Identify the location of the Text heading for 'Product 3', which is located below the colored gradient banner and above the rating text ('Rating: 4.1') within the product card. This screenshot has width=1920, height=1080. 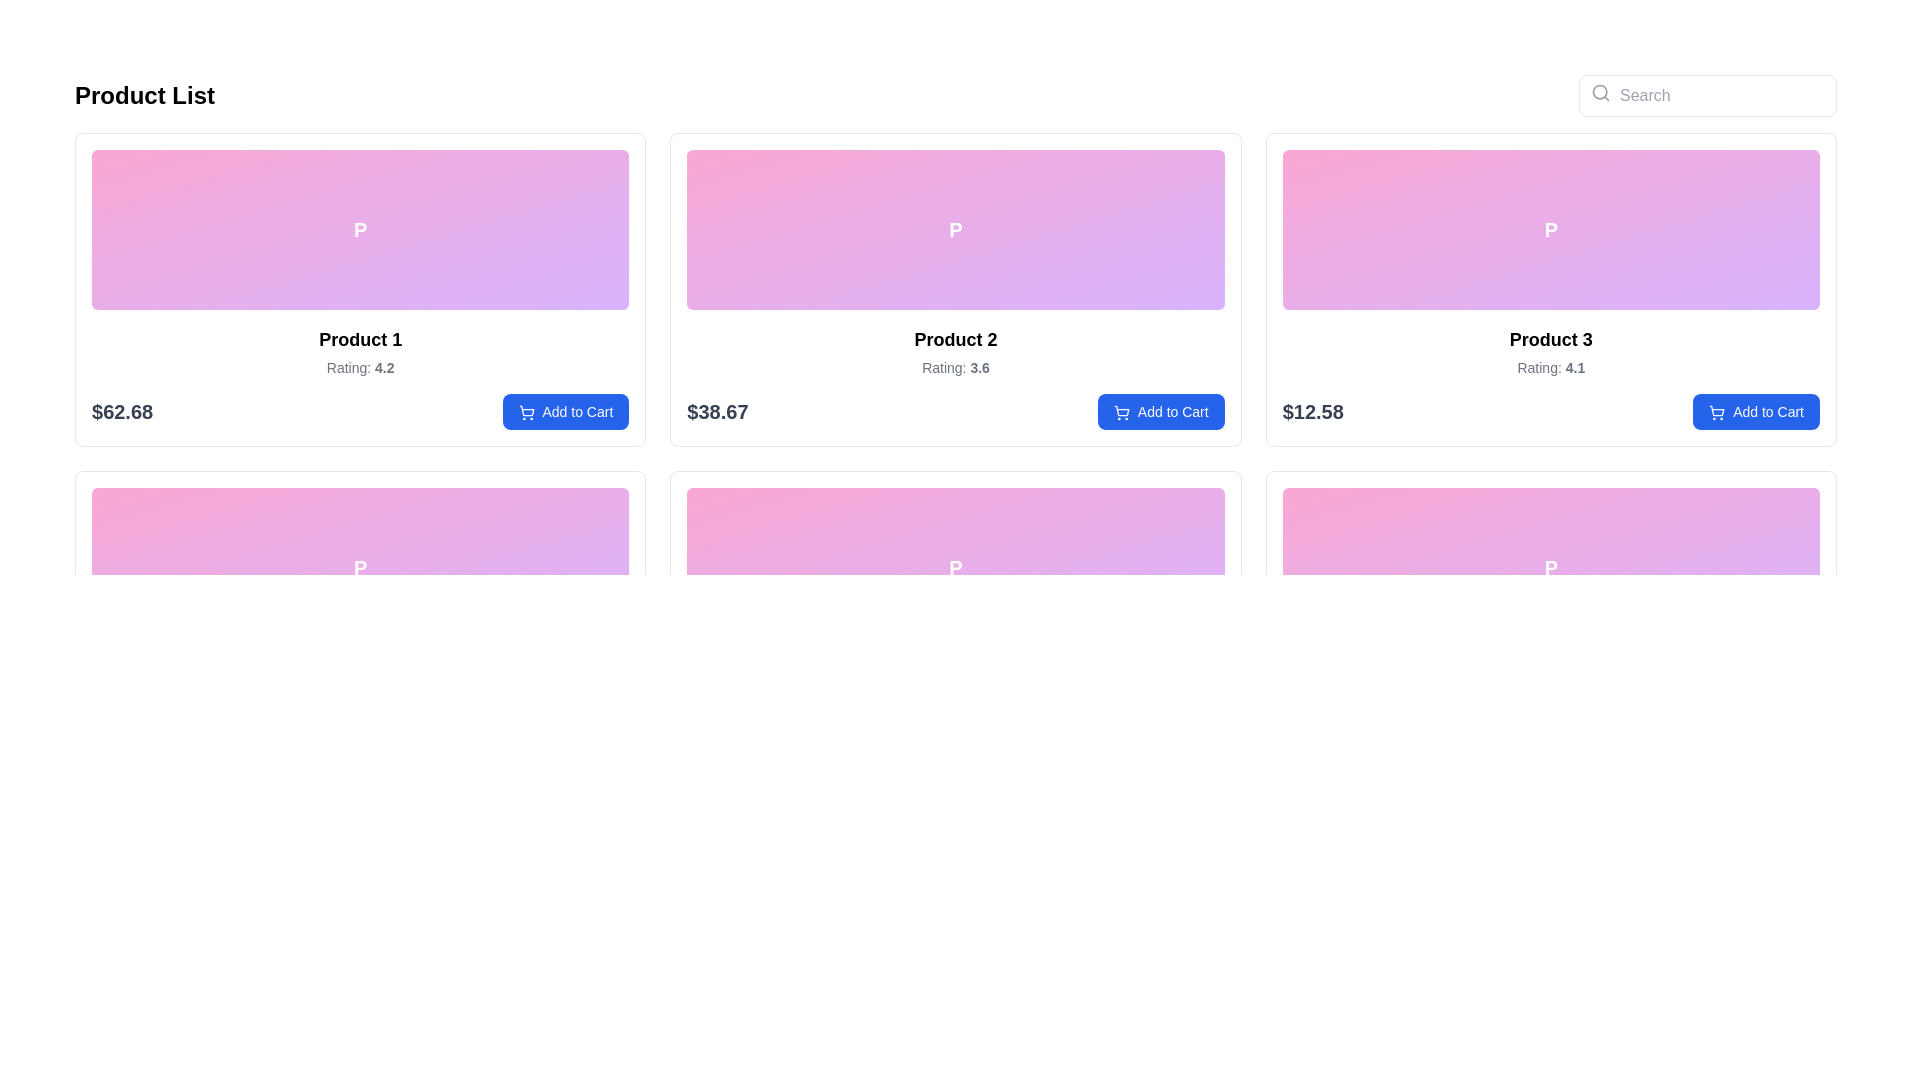
(1550, 338).